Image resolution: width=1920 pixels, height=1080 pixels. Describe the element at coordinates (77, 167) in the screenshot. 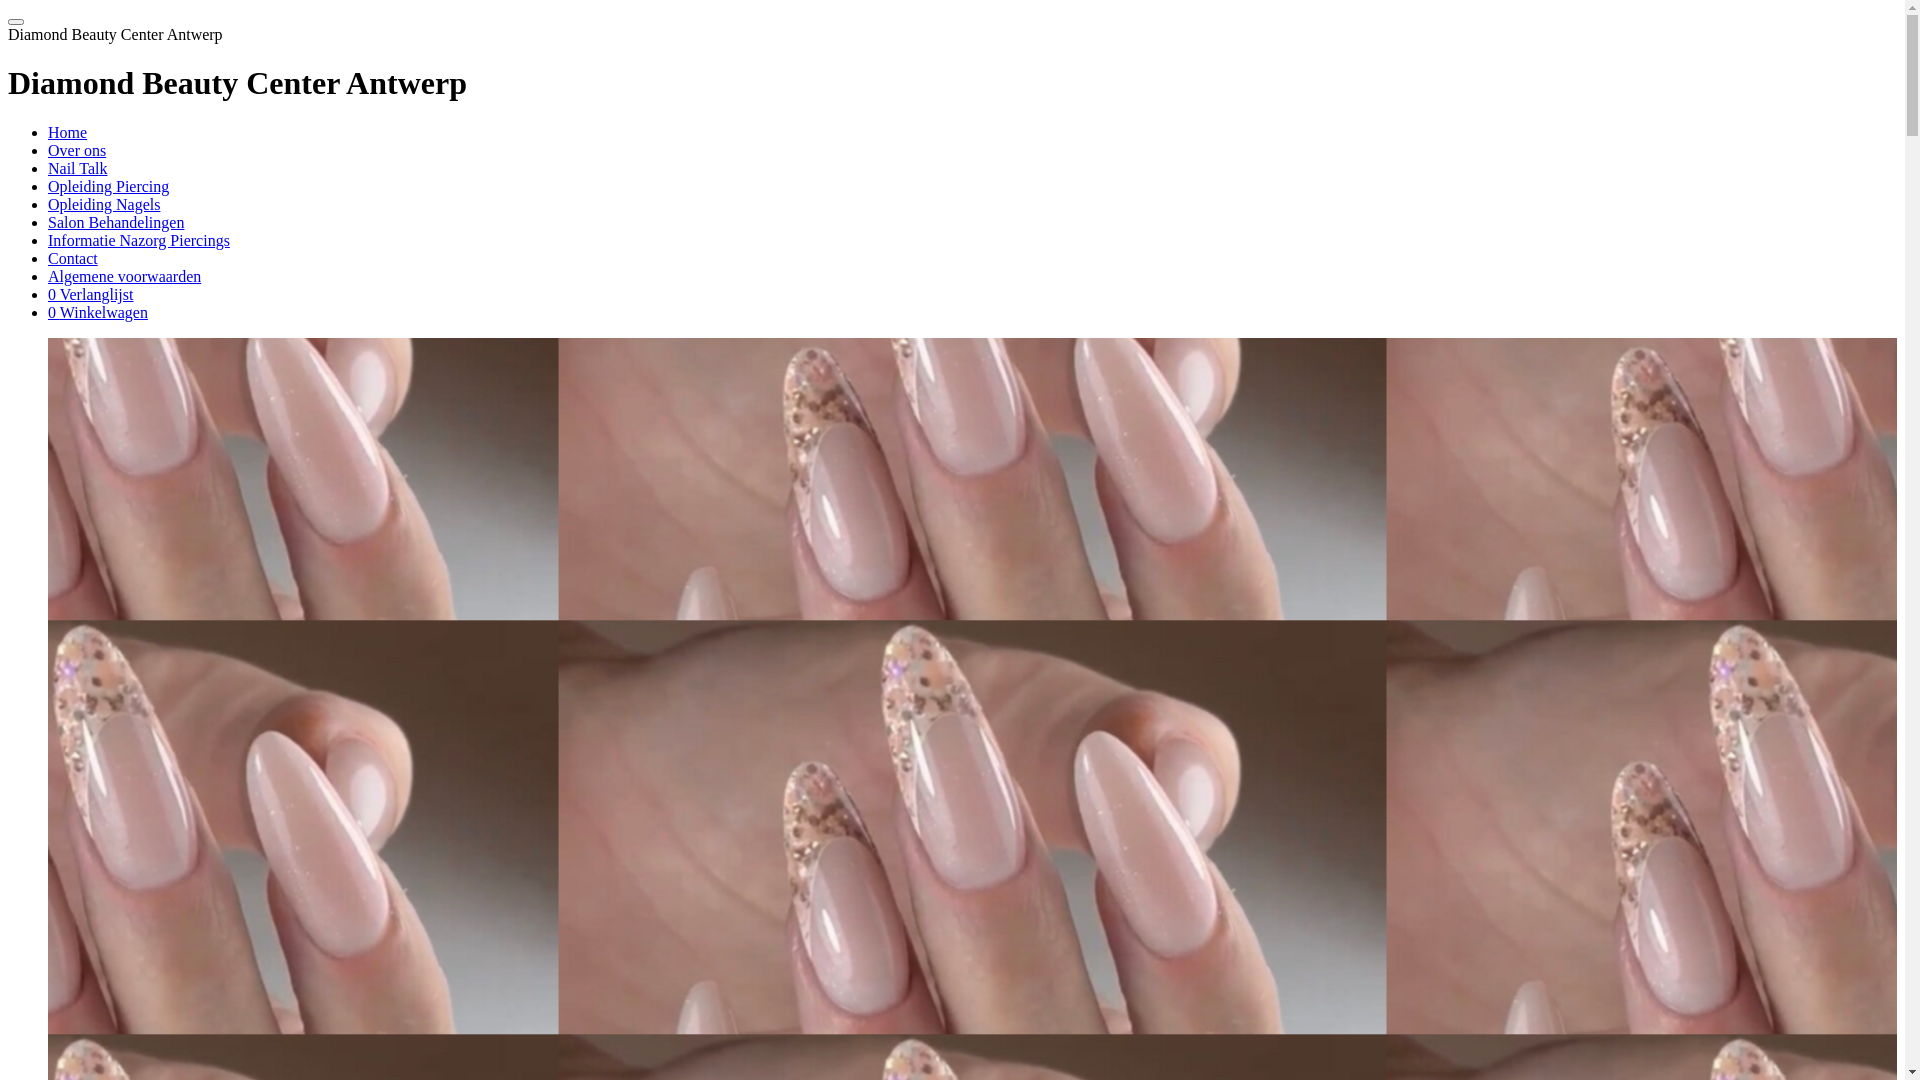

I see `'Nail Talk'` at that location.